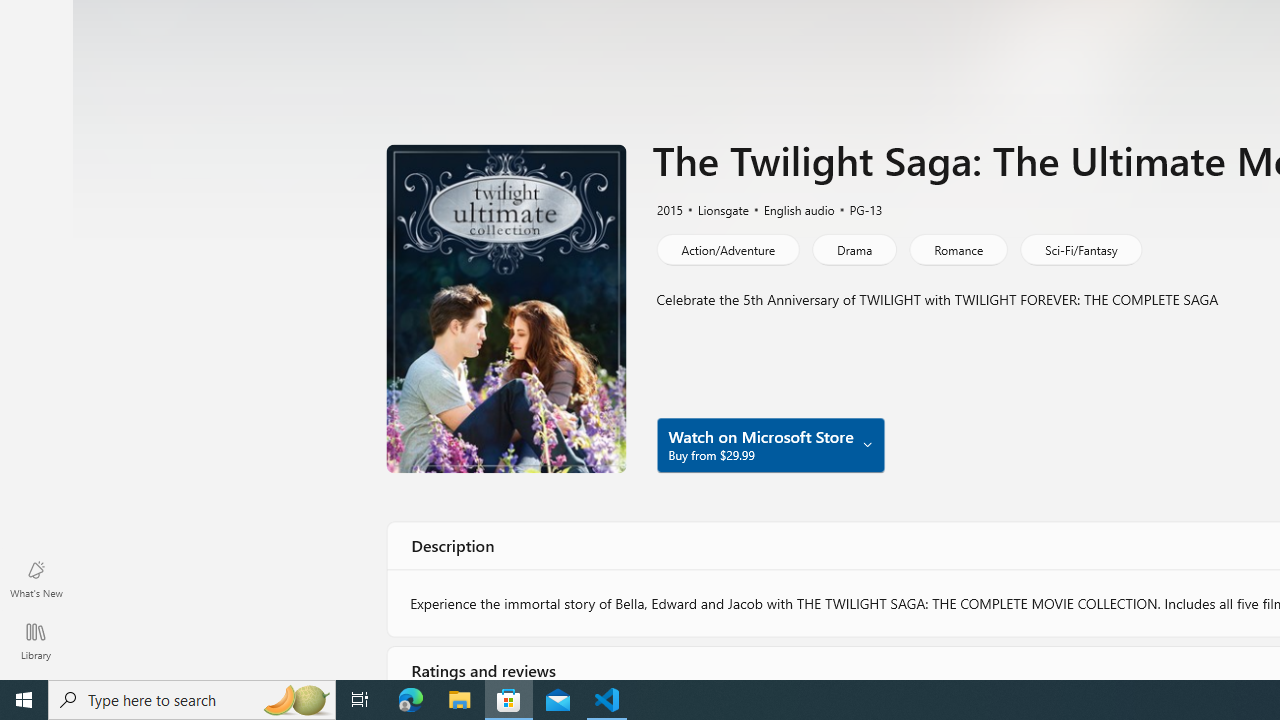 This screenshot has height=720, width=1280. What do you see at coordinates (789, 208) in the screenshot?
I see `'English audio'` at bounding box center [789, 208].